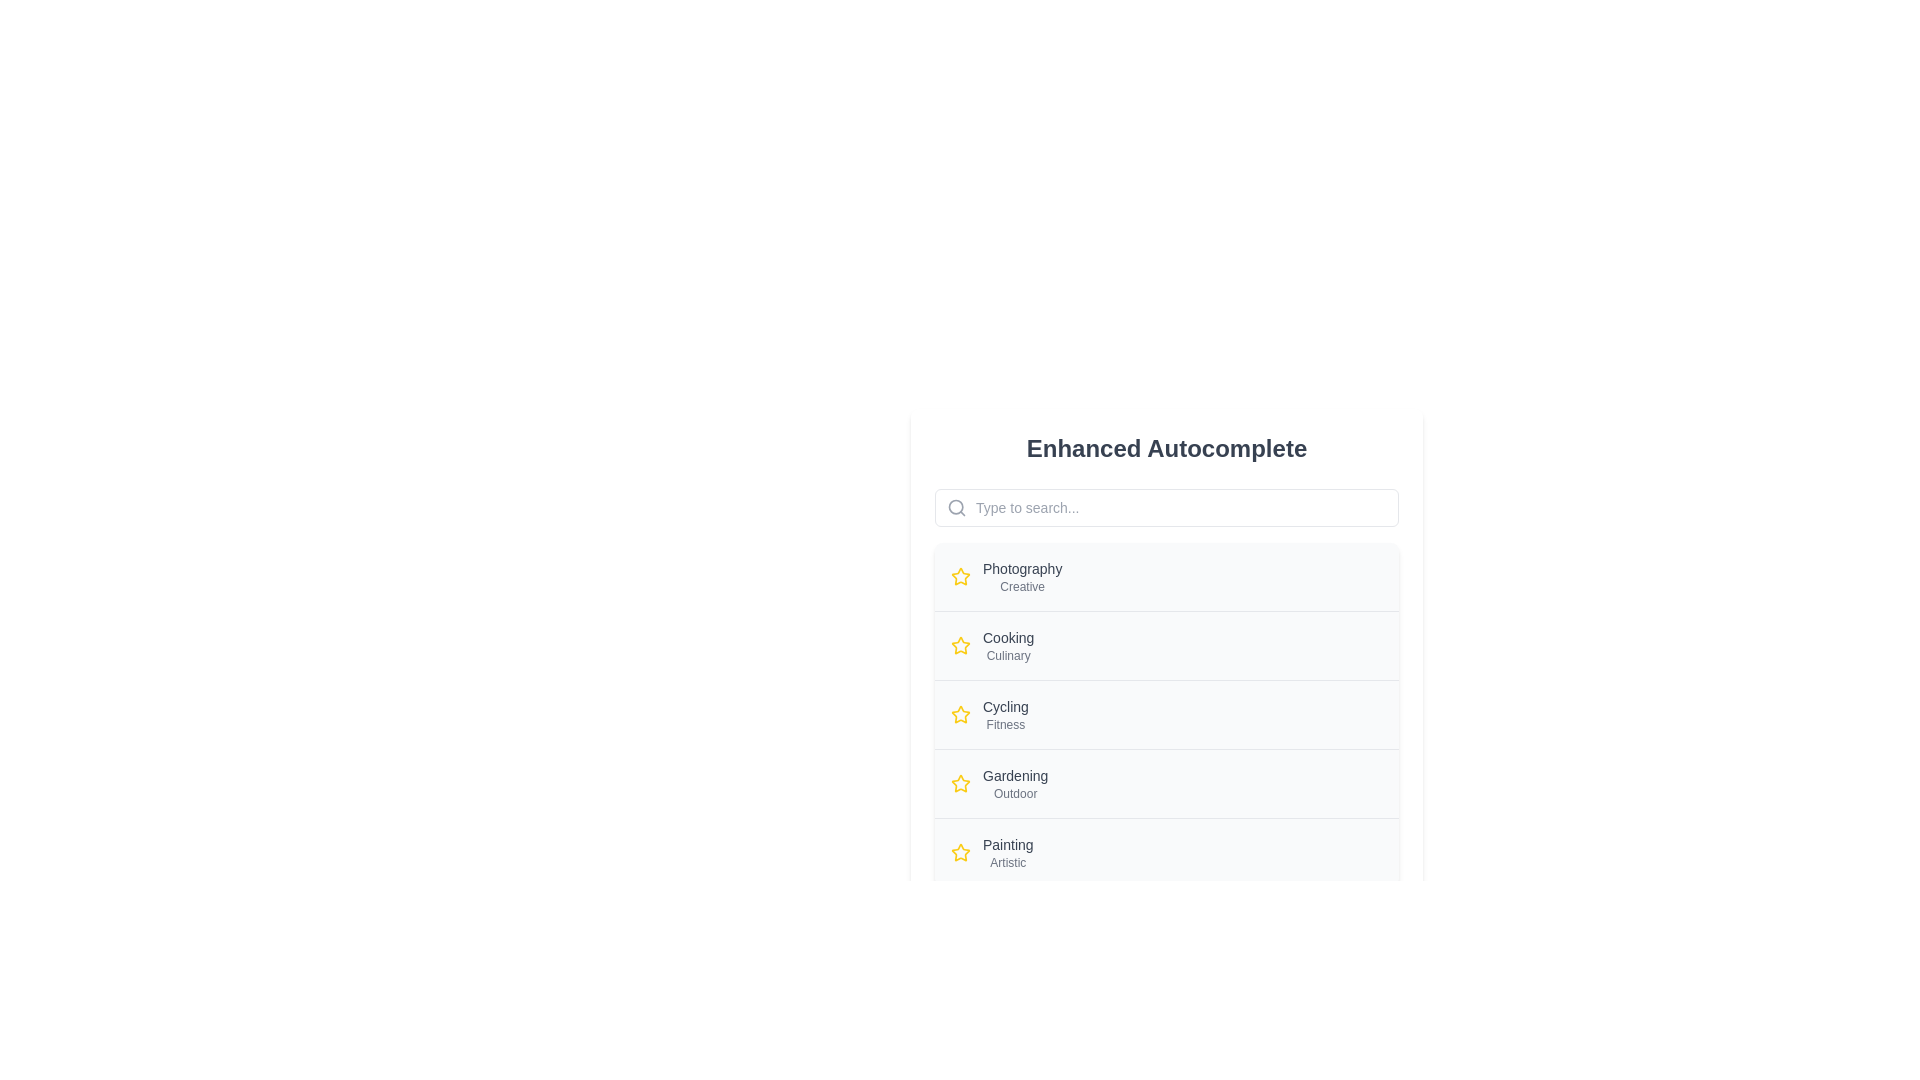  What do you see at coordinates (960, 782) in the screenshot?
I see `the icon that serves as an indicator for the 'Gardening' and 'Outdoor' text, located on the fourth row of the vertically stacked list` at bounding box center [960, 782].